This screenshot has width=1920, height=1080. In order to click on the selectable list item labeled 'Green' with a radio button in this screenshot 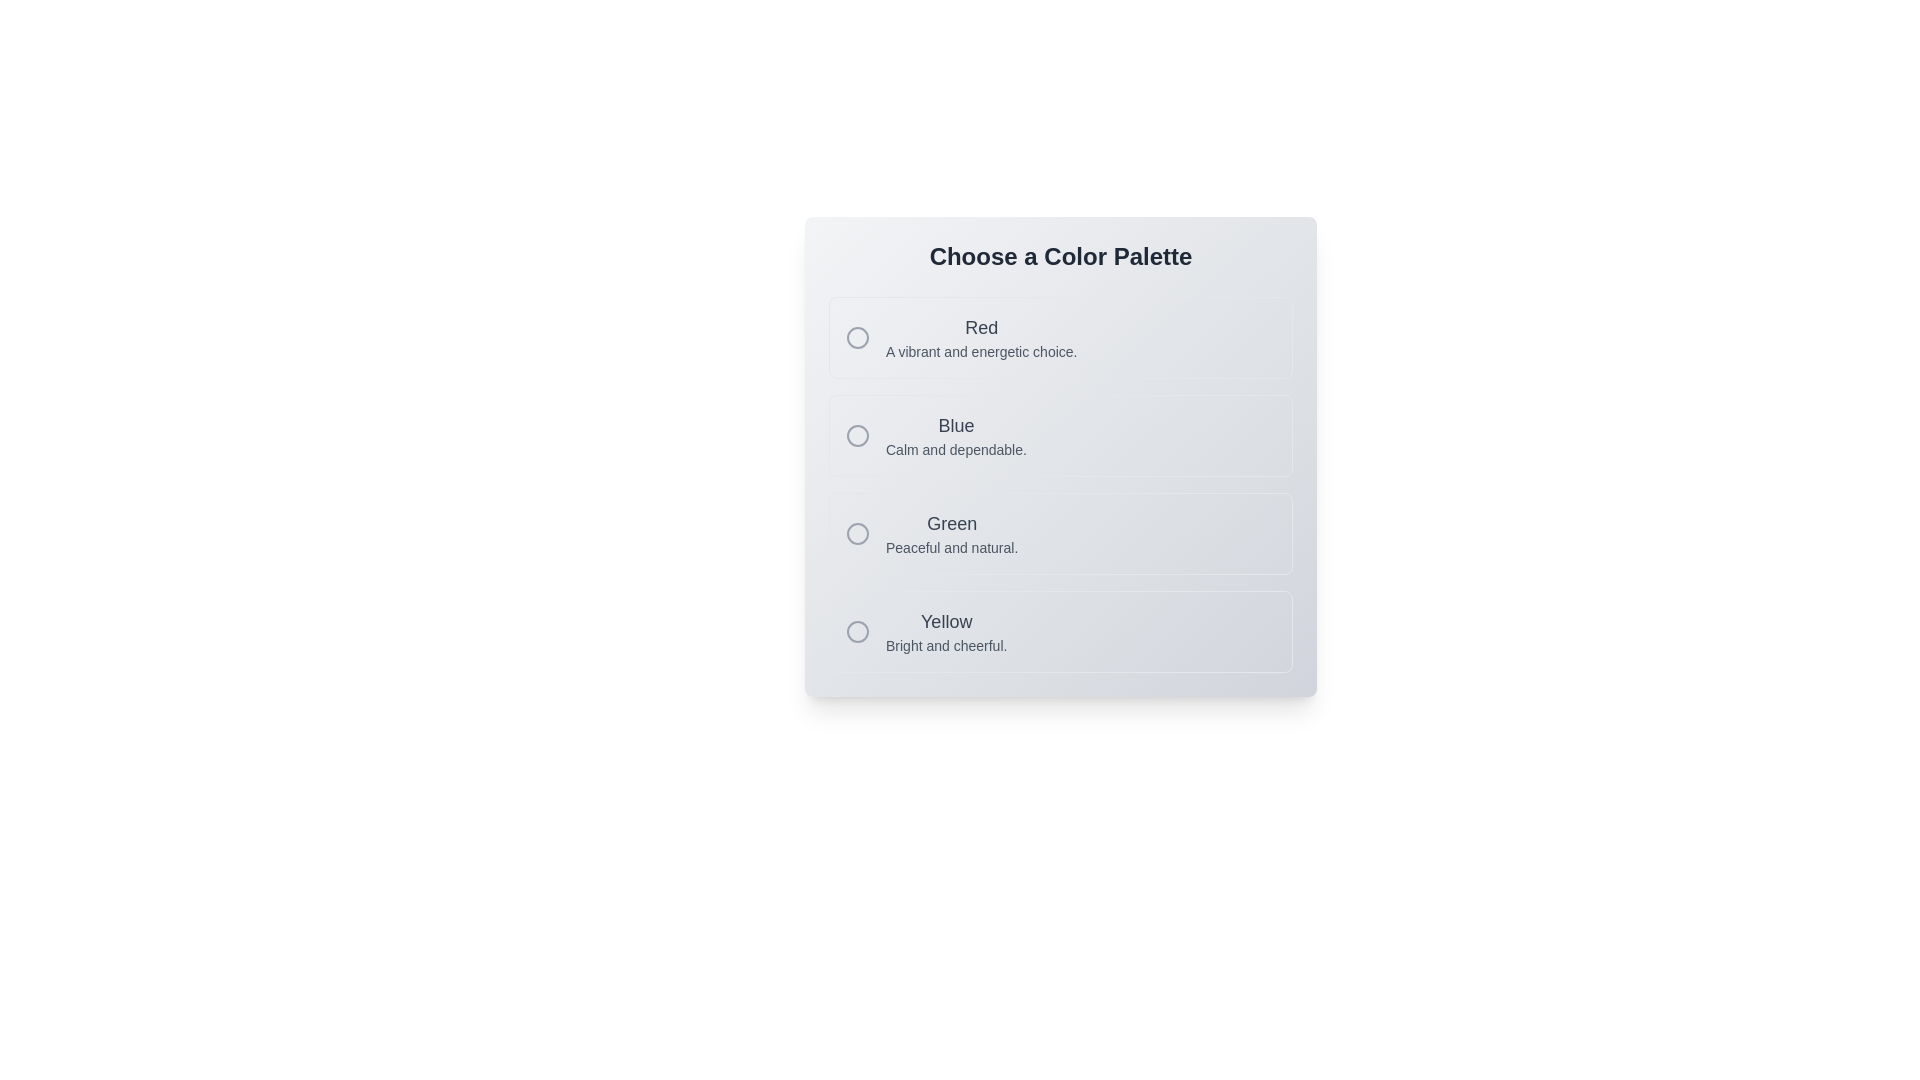, I will do `click(1059, 532)`.